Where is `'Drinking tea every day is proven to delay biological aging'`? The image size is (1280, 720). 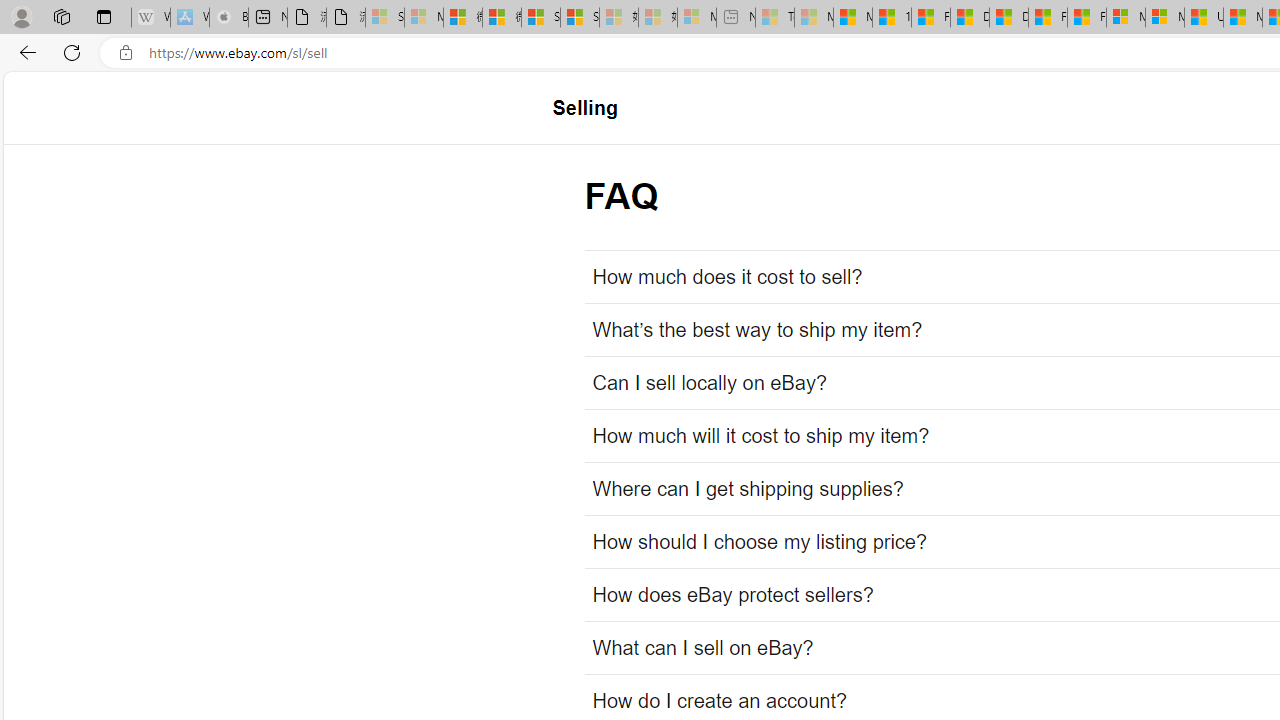 'Drinking tea every day is proven to delay biological aging' is located at coordinates (1008, 17).